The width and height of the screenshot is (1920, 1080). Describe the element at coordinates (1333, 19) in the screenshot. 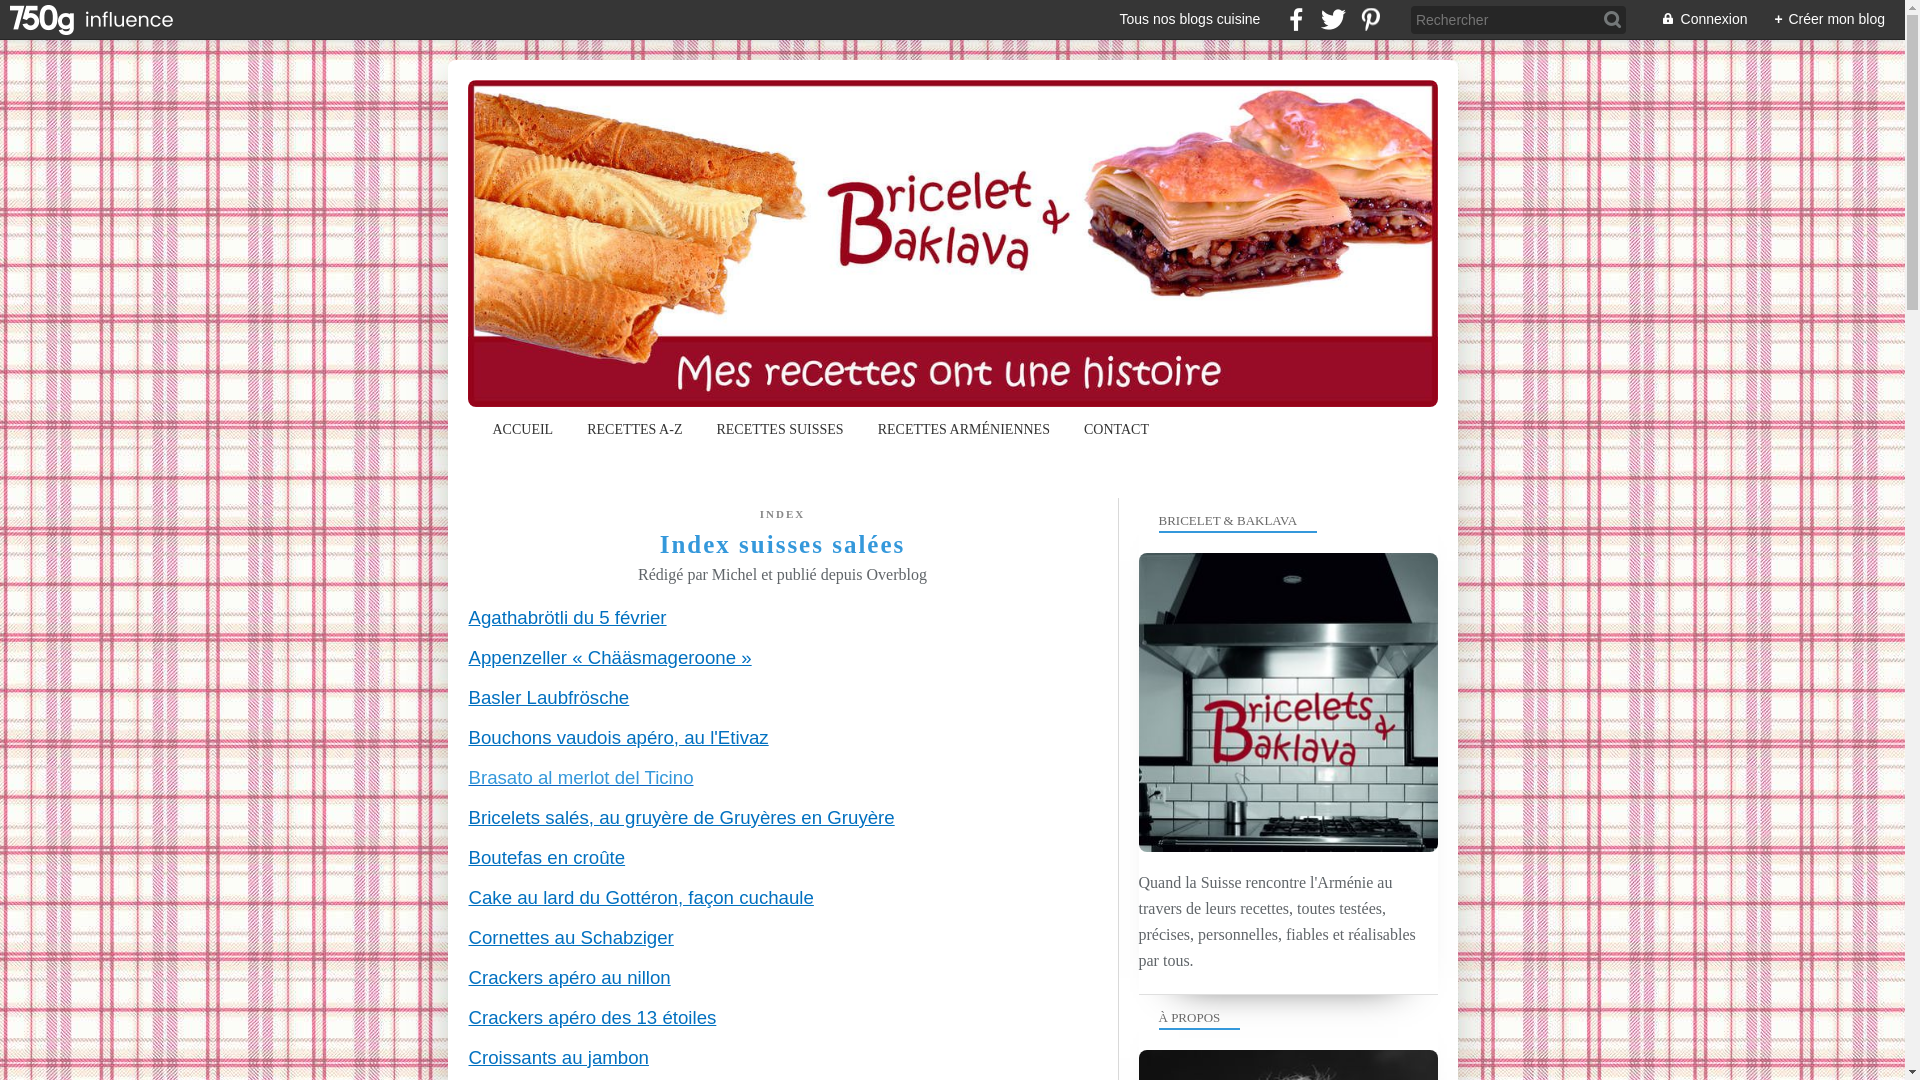

I see `' twitter'` at that location.